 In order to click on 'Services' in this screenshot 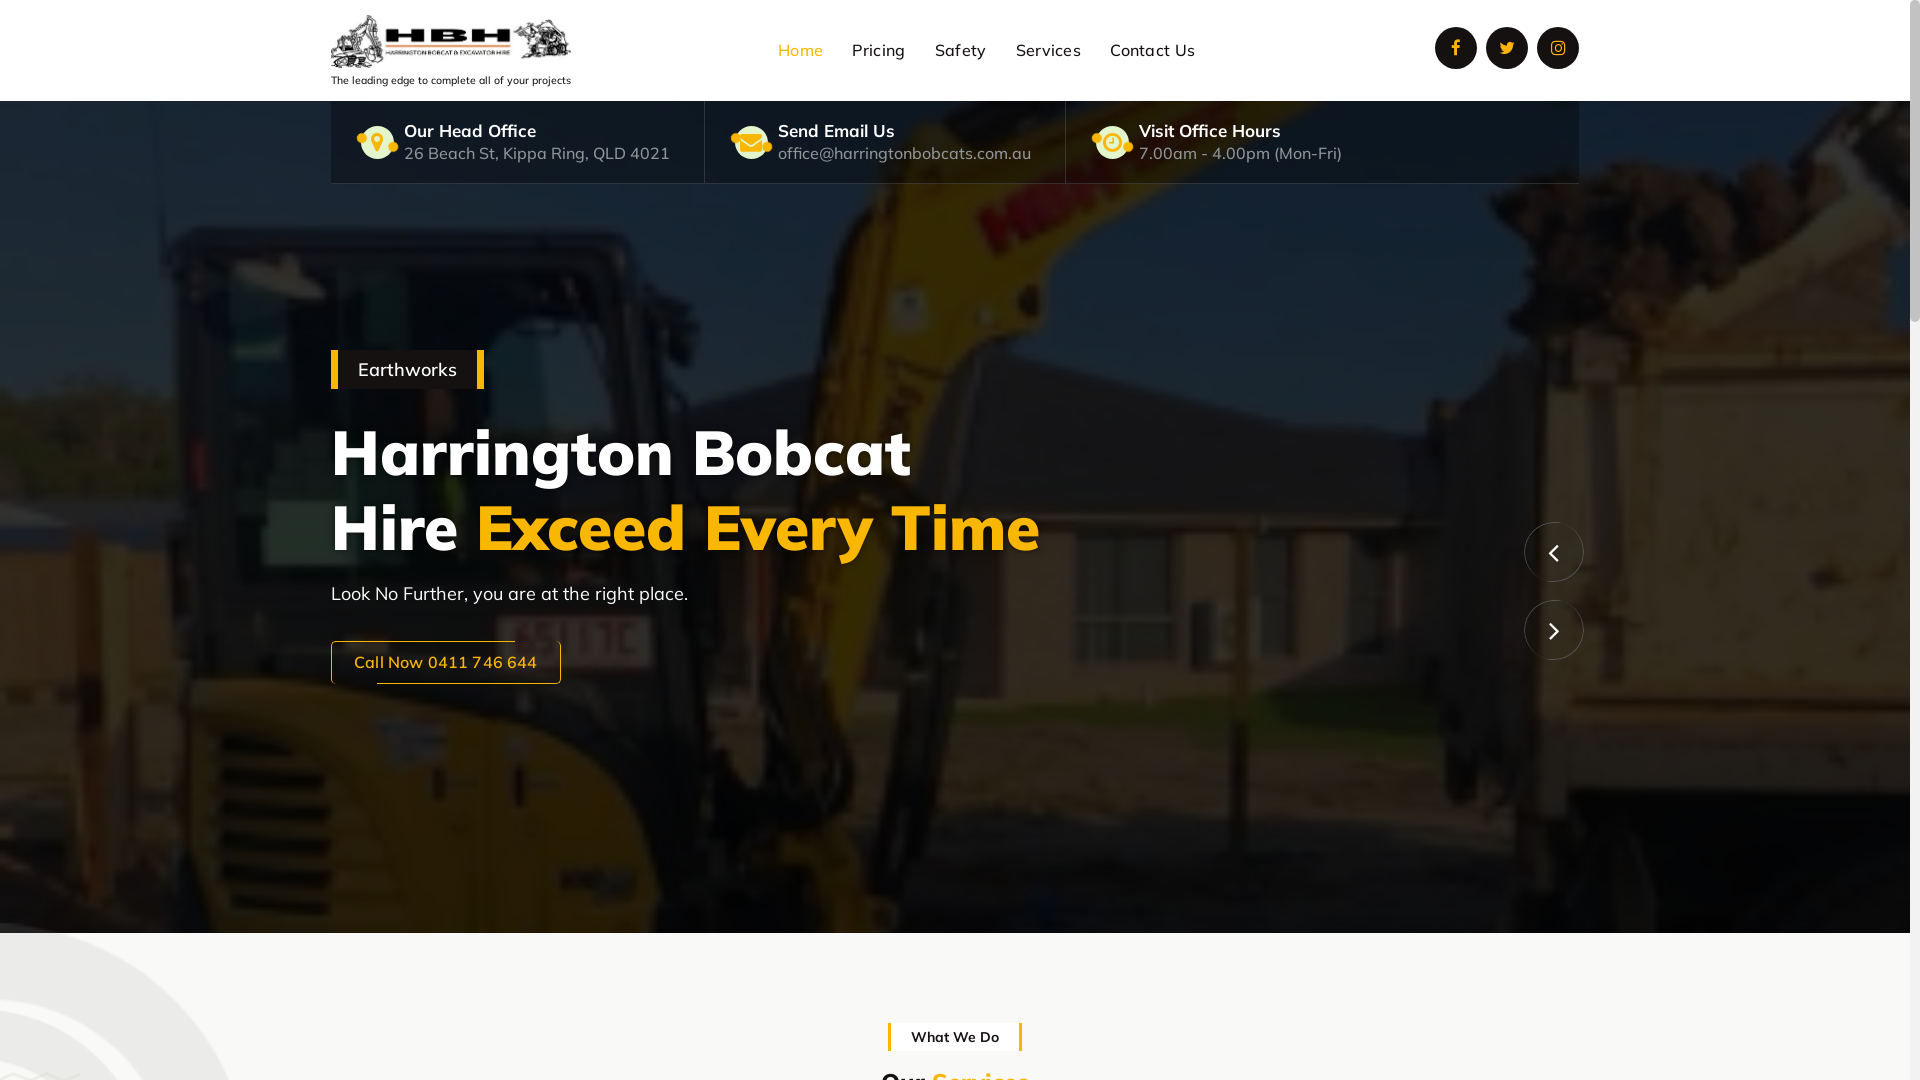, I will do `click(1047, 49)`.